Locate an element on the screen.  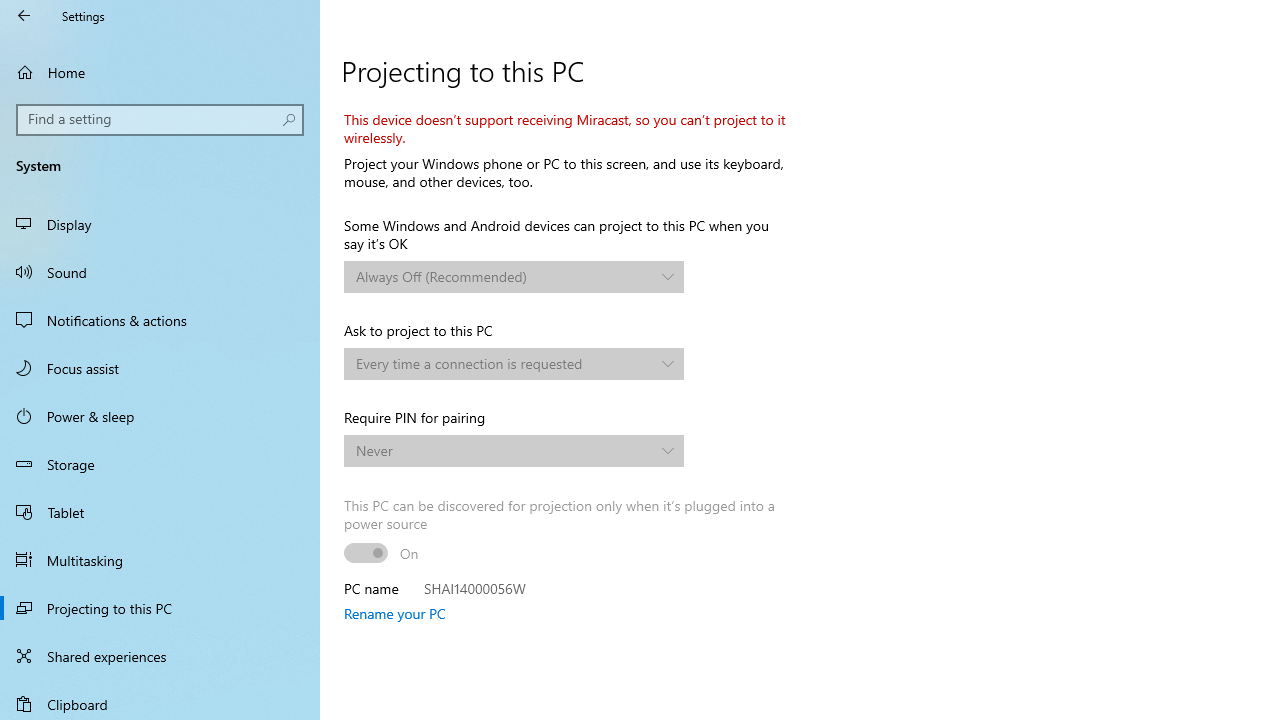
'Never' is located at coordinates (503, 450).